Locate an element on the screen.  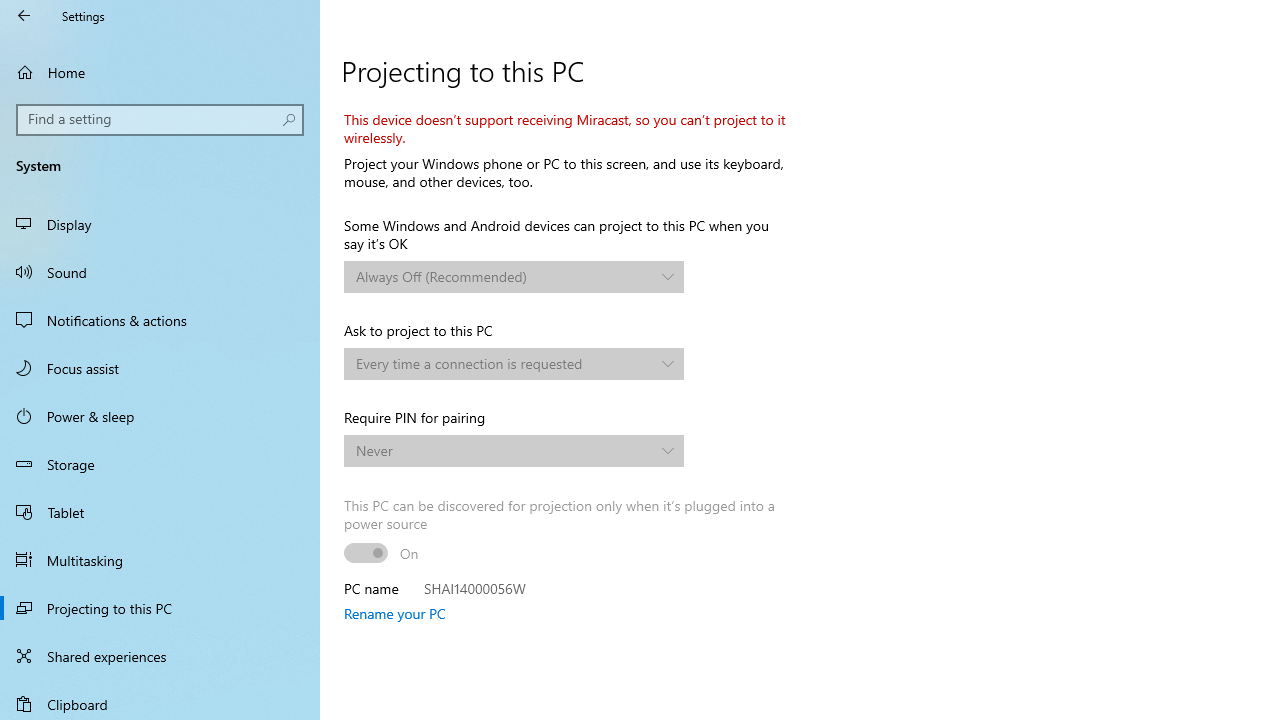
'Never' is located at coordinates (503, 450).